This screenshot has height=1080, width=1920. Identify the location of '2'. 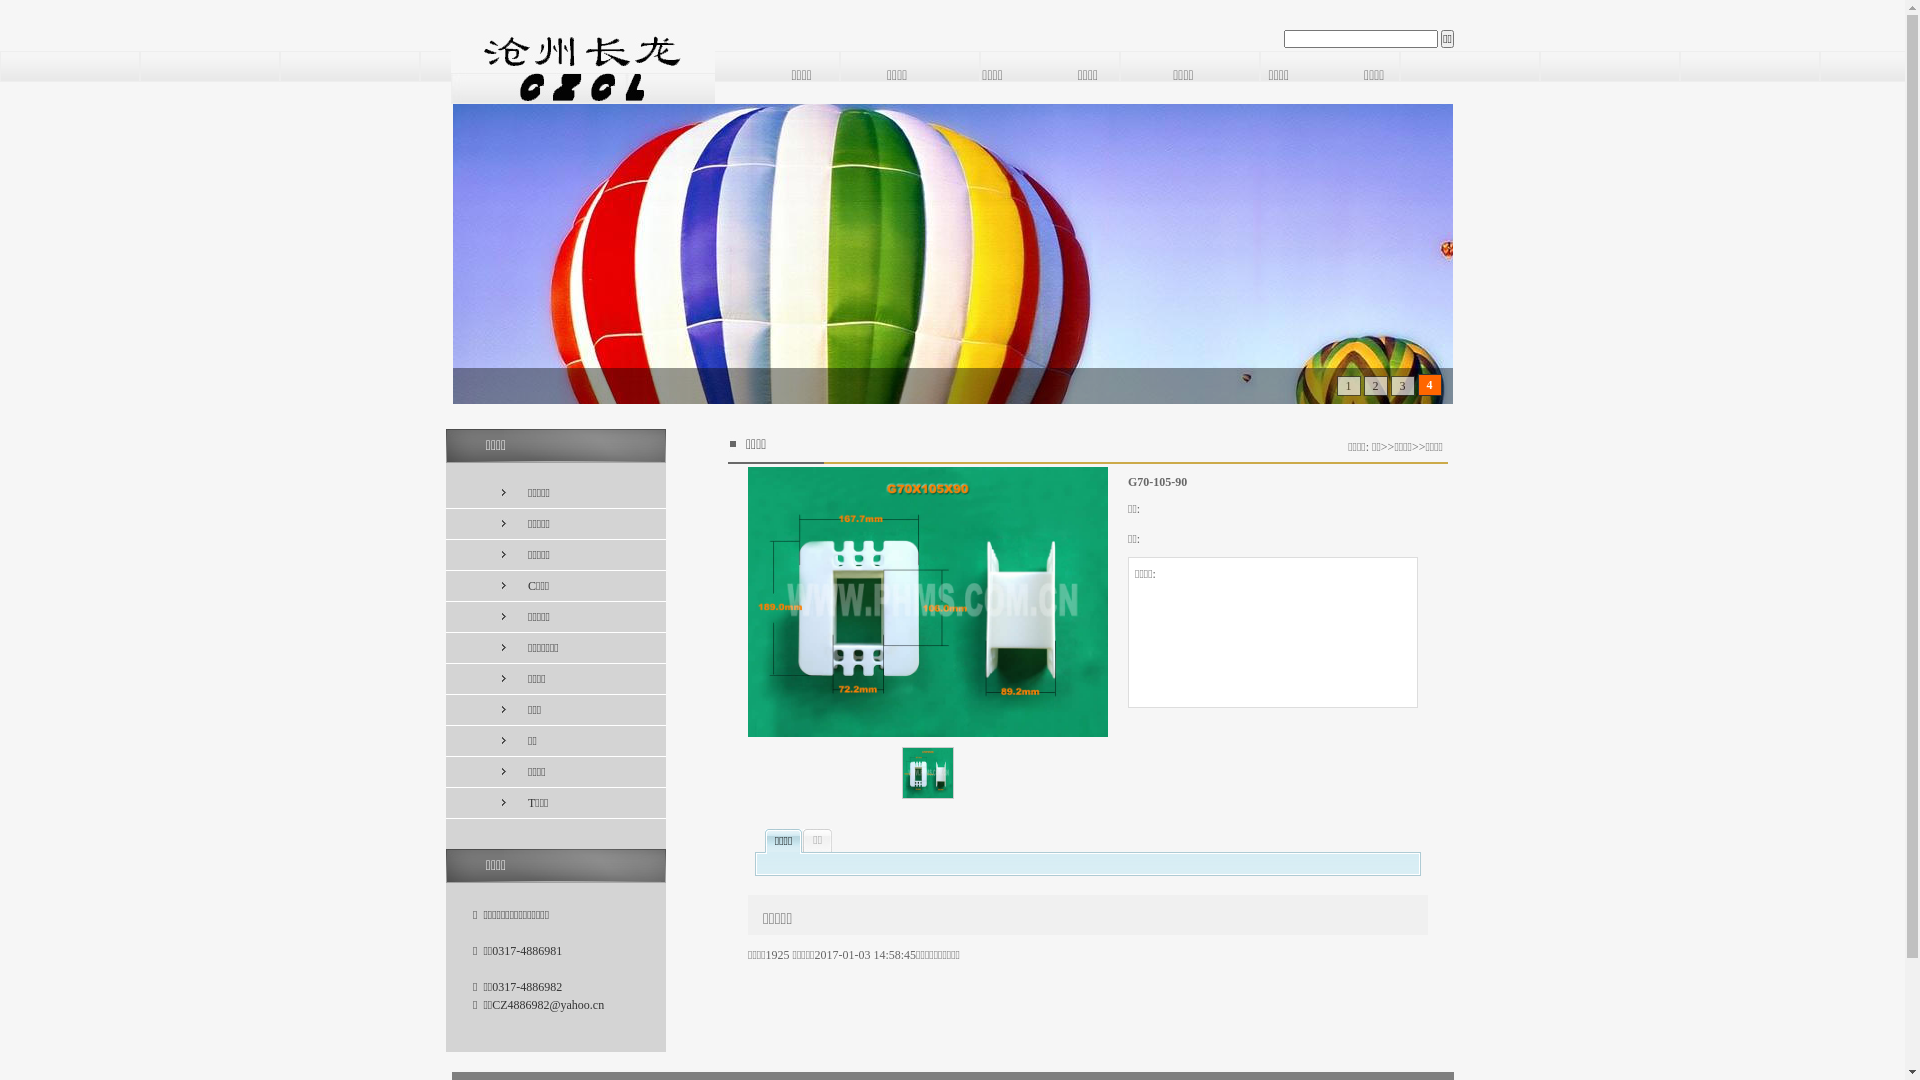
(1373, 385).